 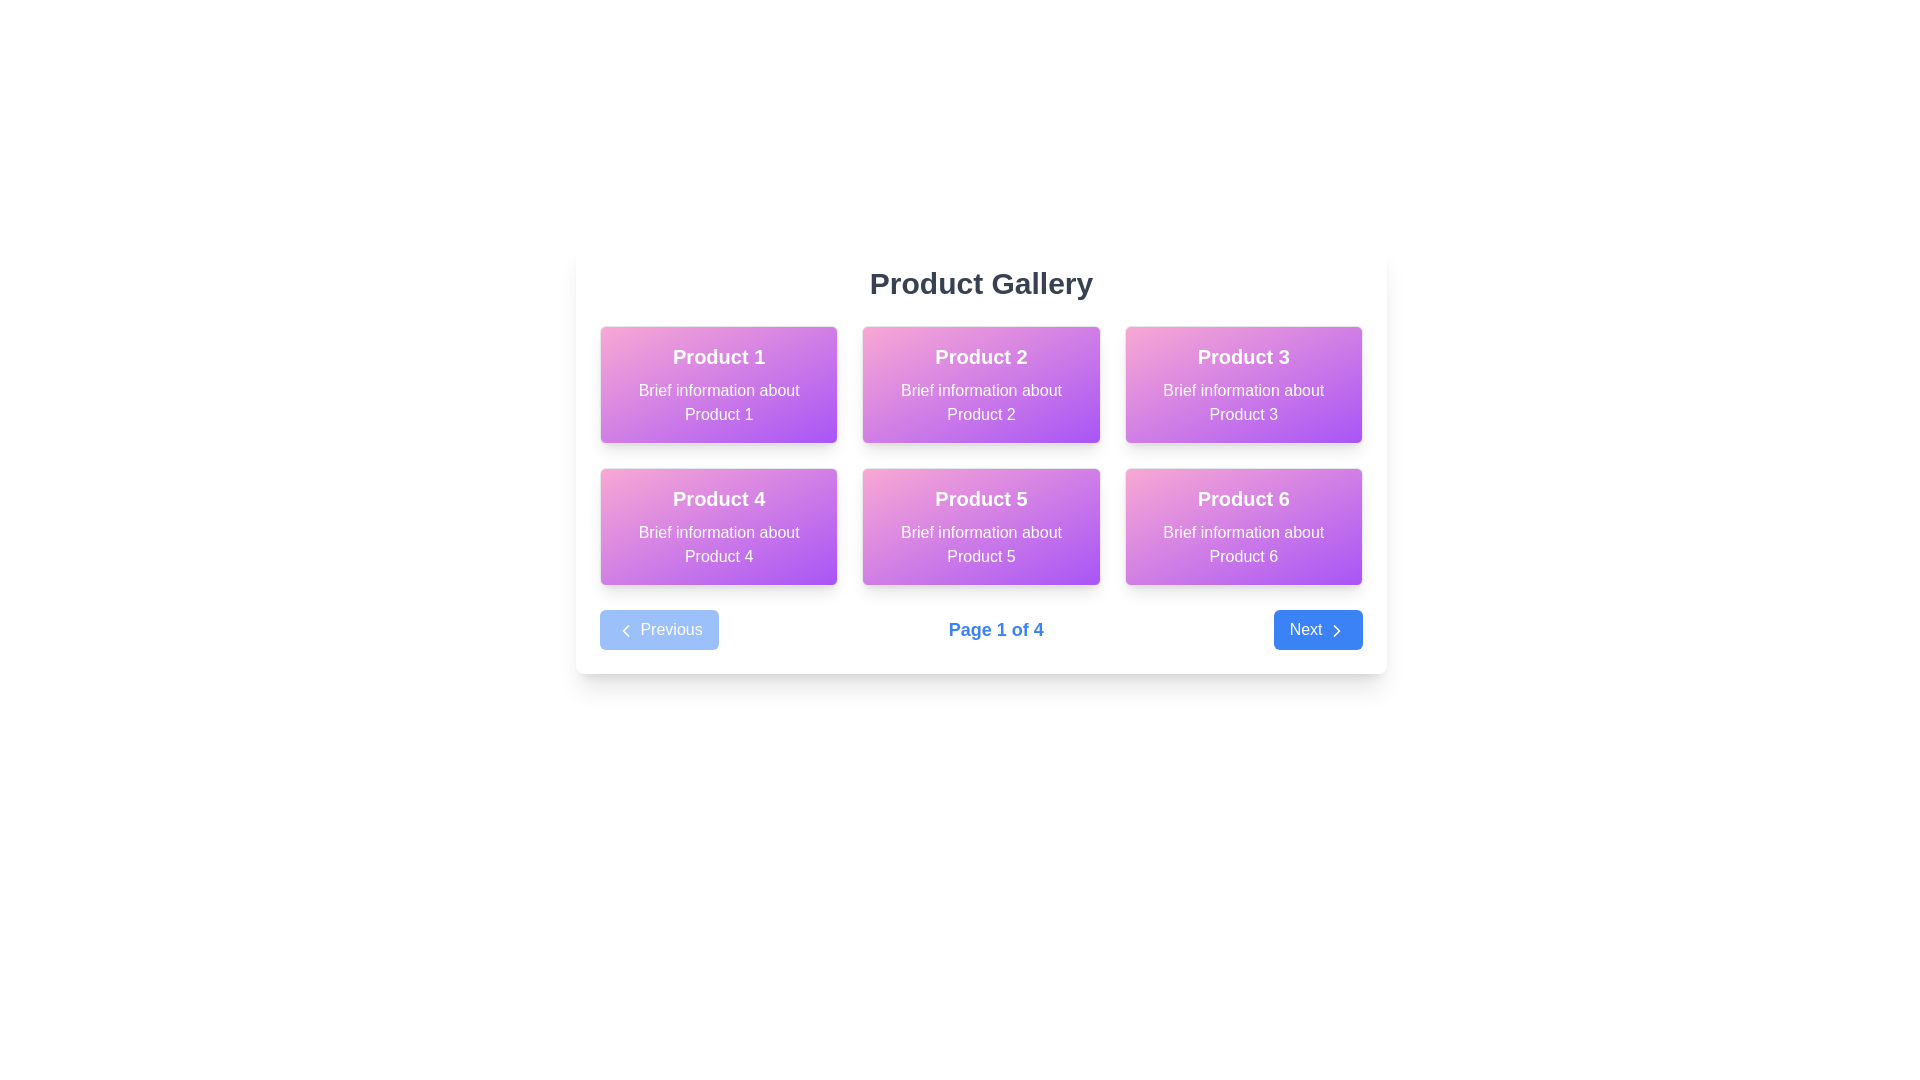 What do you see at coordinates (719, 402) in the screenshot?
I see `text block displaying 'Brief information about Product 1', which is styled with white text on a gradient purple-pink background and located below the heading 'Product 1' in the first product card of the 'Product Gallery'` at bounding box center [719, 402].